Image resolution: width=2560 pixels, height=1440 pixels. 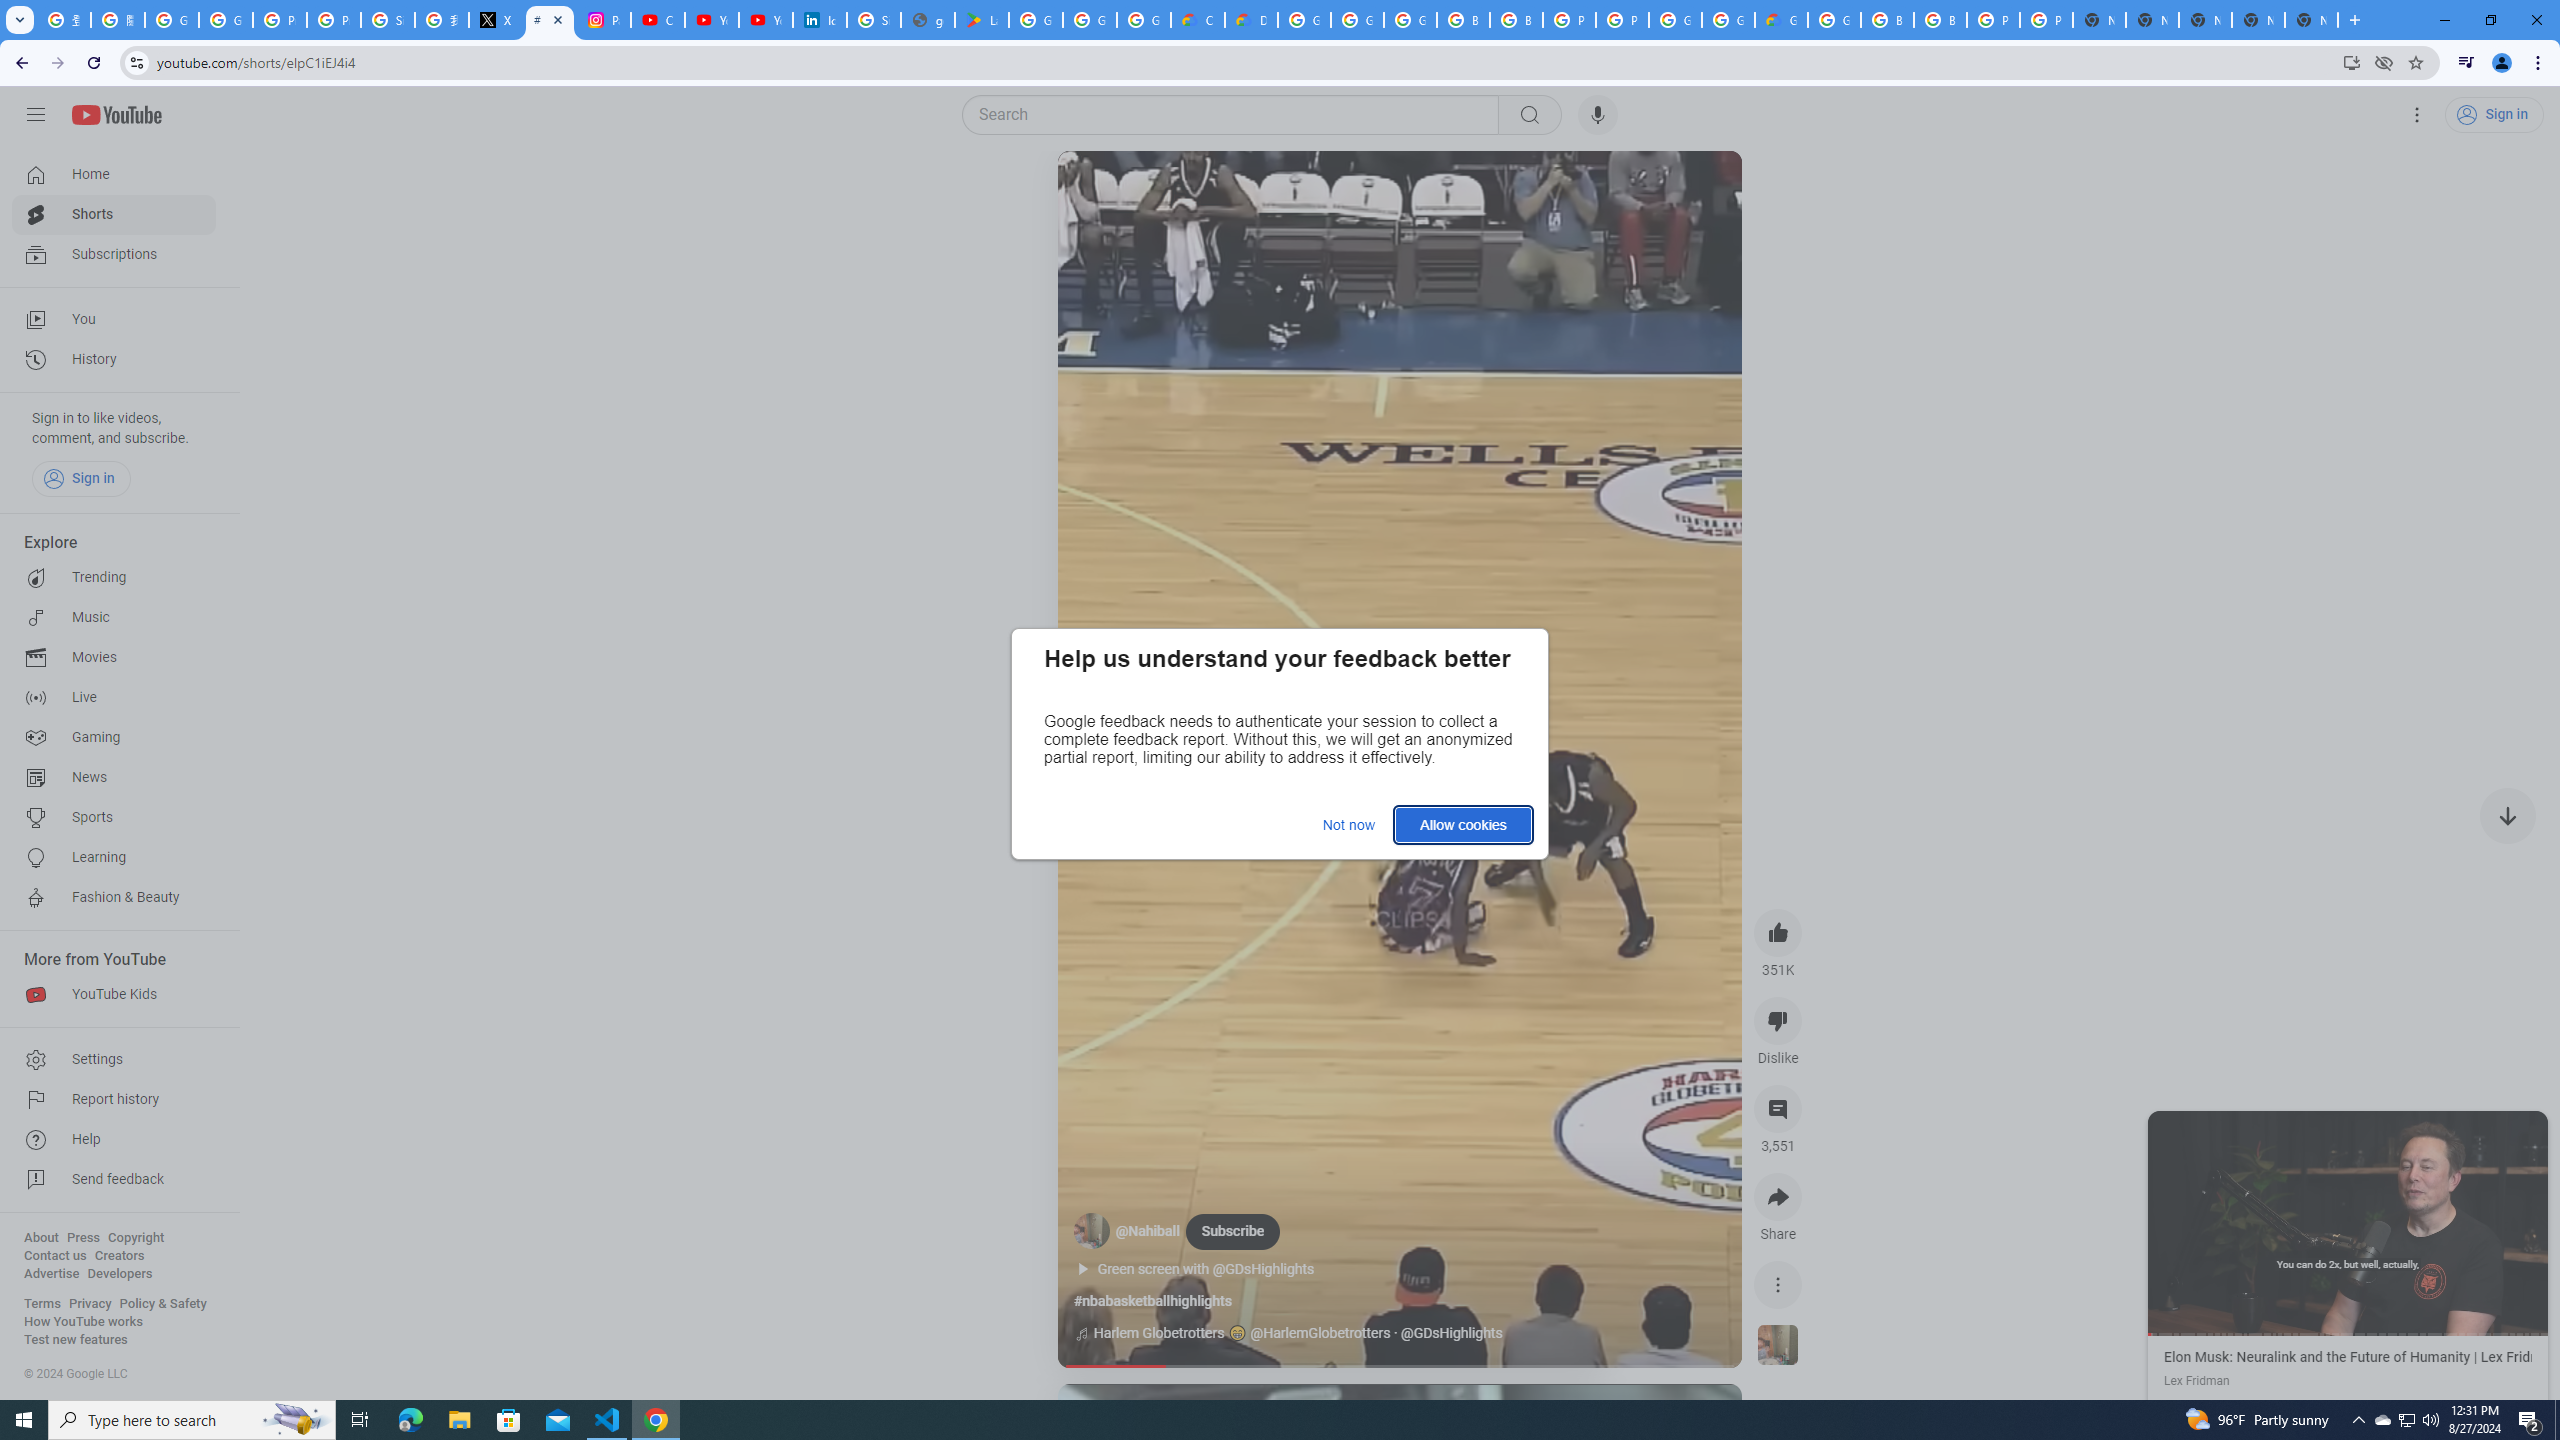 What do you see at coordinates (119, 1255) in the screenshot?
I see `'Creators'` at bounding box center [119, 1255].